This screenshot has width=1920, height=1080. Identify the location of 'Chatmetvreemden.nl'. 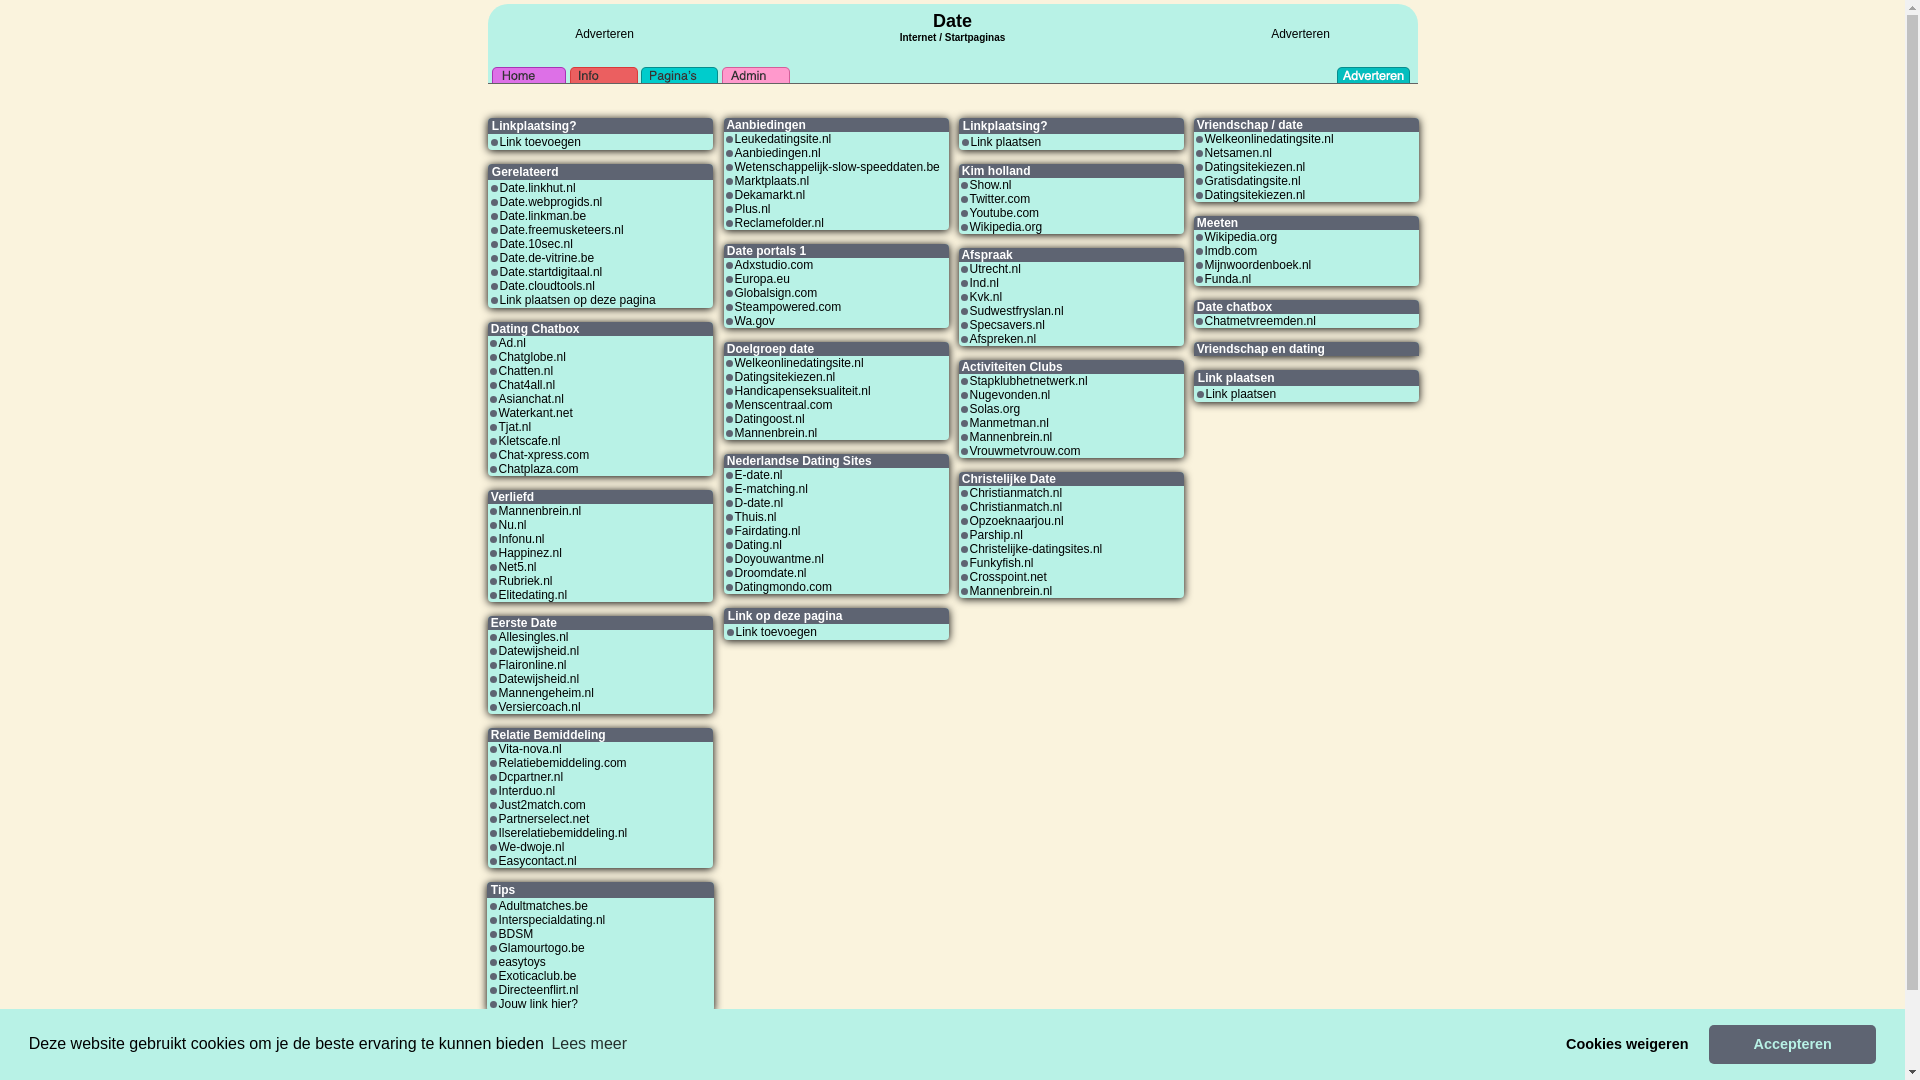
(1203, 319).